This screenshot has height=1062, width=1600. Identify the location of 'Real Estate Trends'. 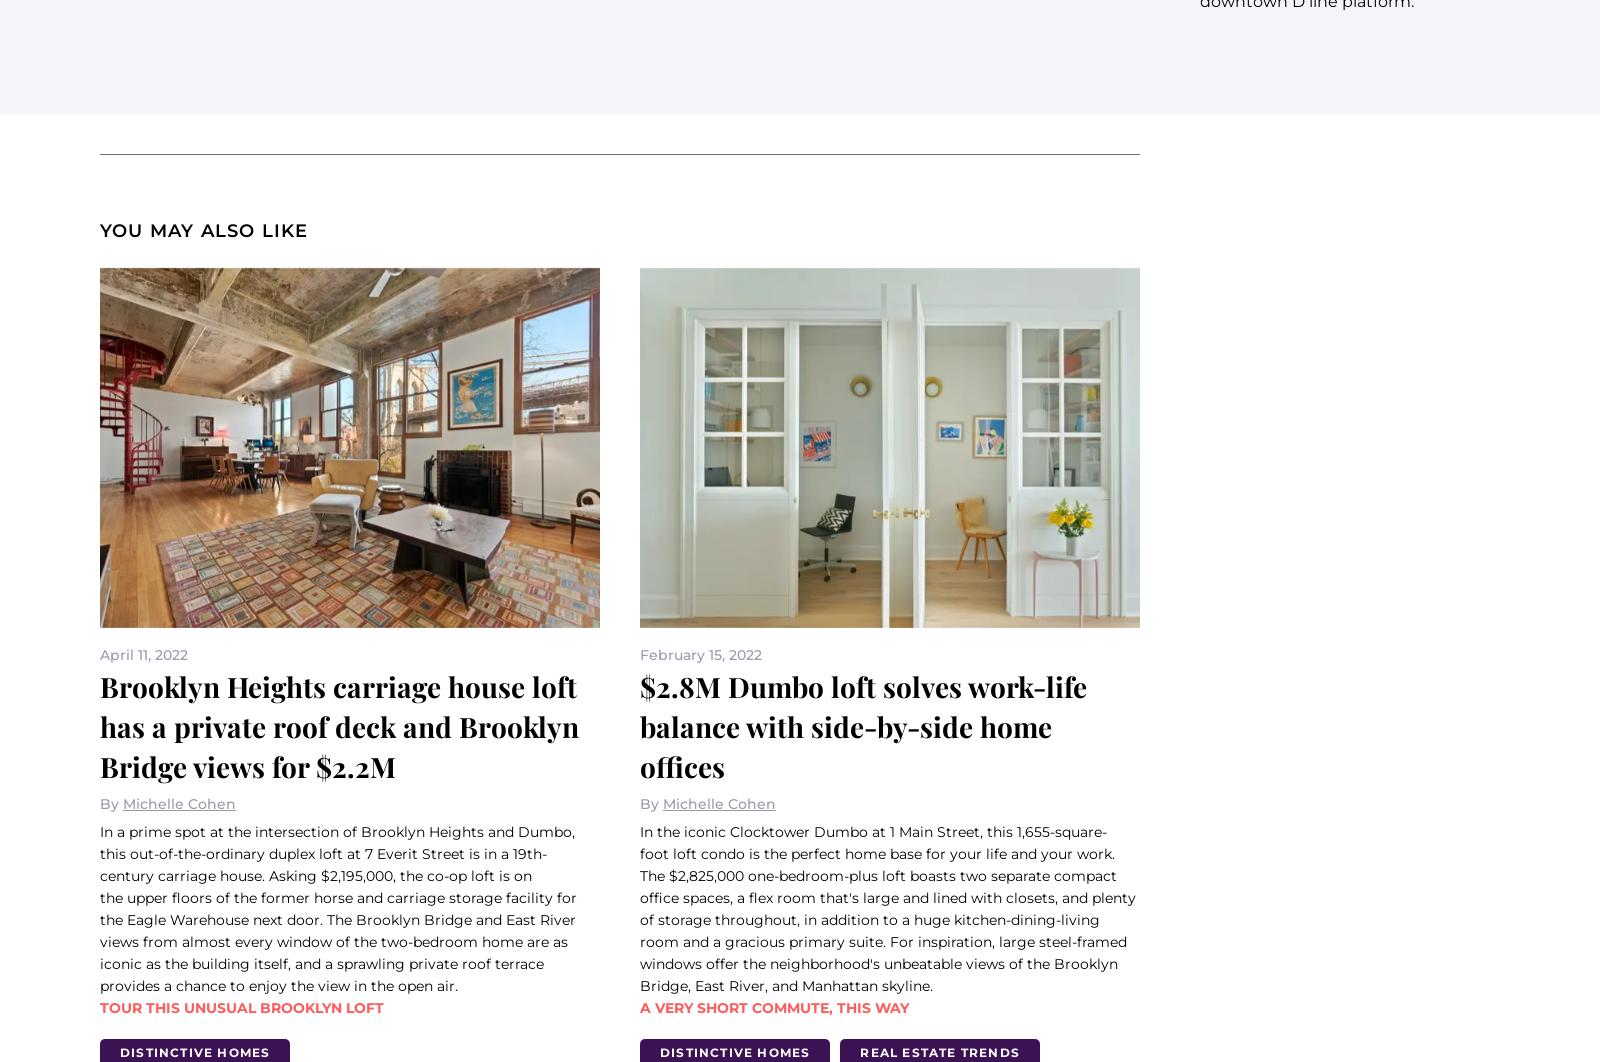
(939, 1050).